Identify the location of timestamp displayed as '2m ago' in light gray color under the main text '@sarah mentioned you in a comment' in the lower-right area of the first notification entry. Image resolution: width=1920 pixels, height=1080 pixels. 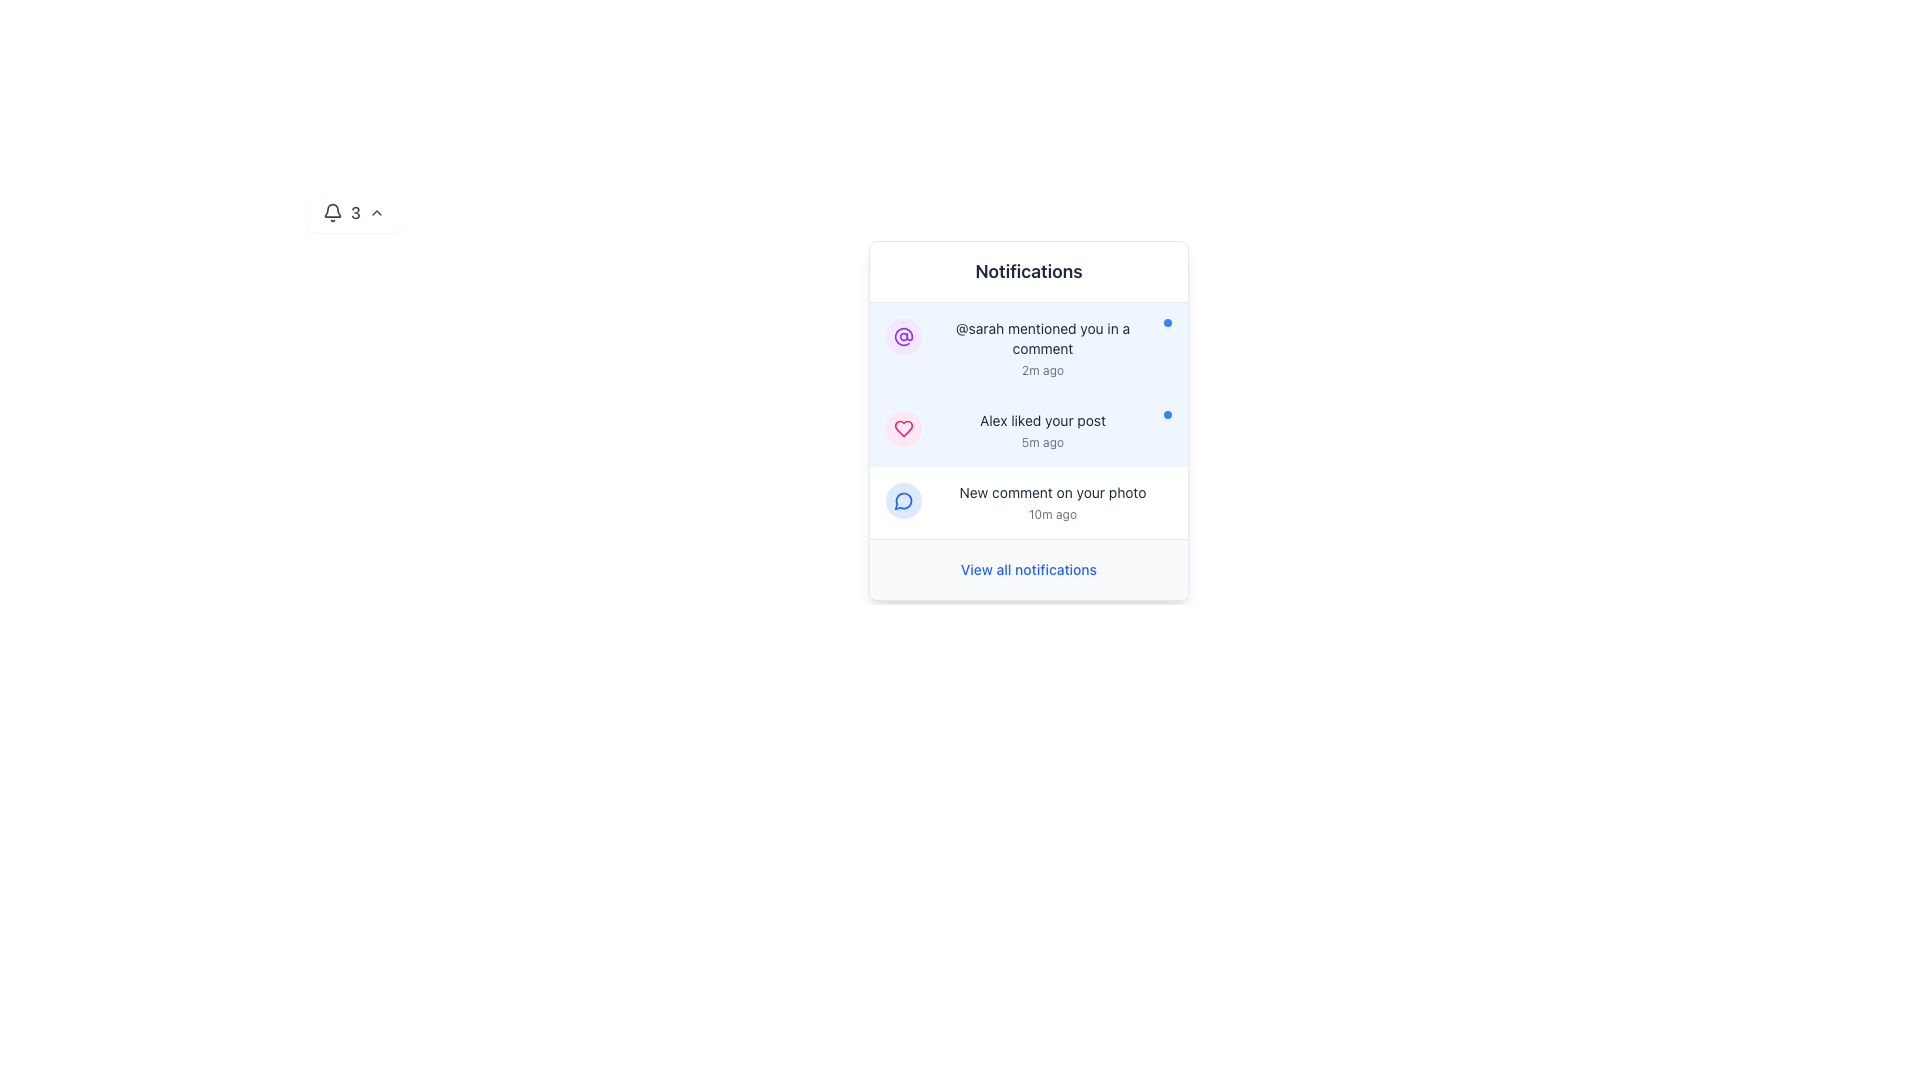
(1041, 370).